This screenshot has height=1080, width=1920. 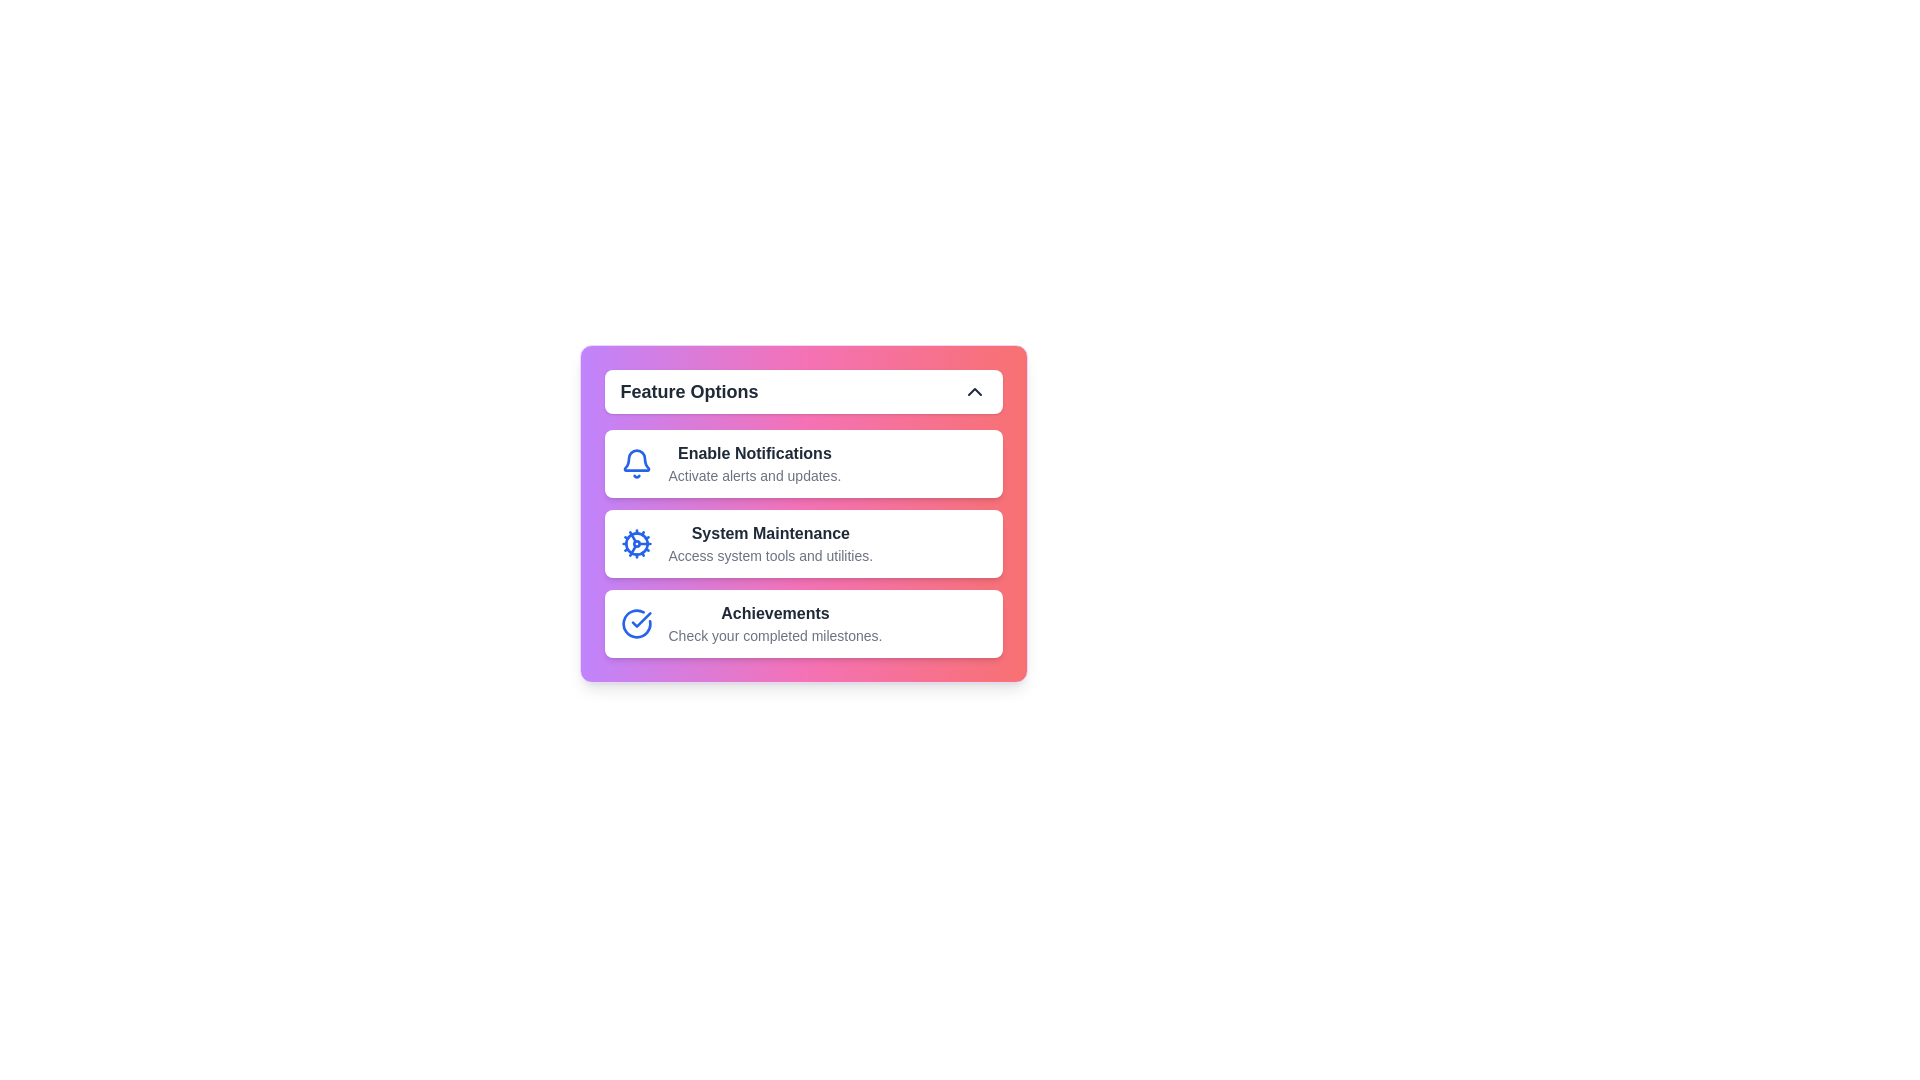 I want to click on the menu item Achievements to view its hover effects, so click(x=803, y=623).